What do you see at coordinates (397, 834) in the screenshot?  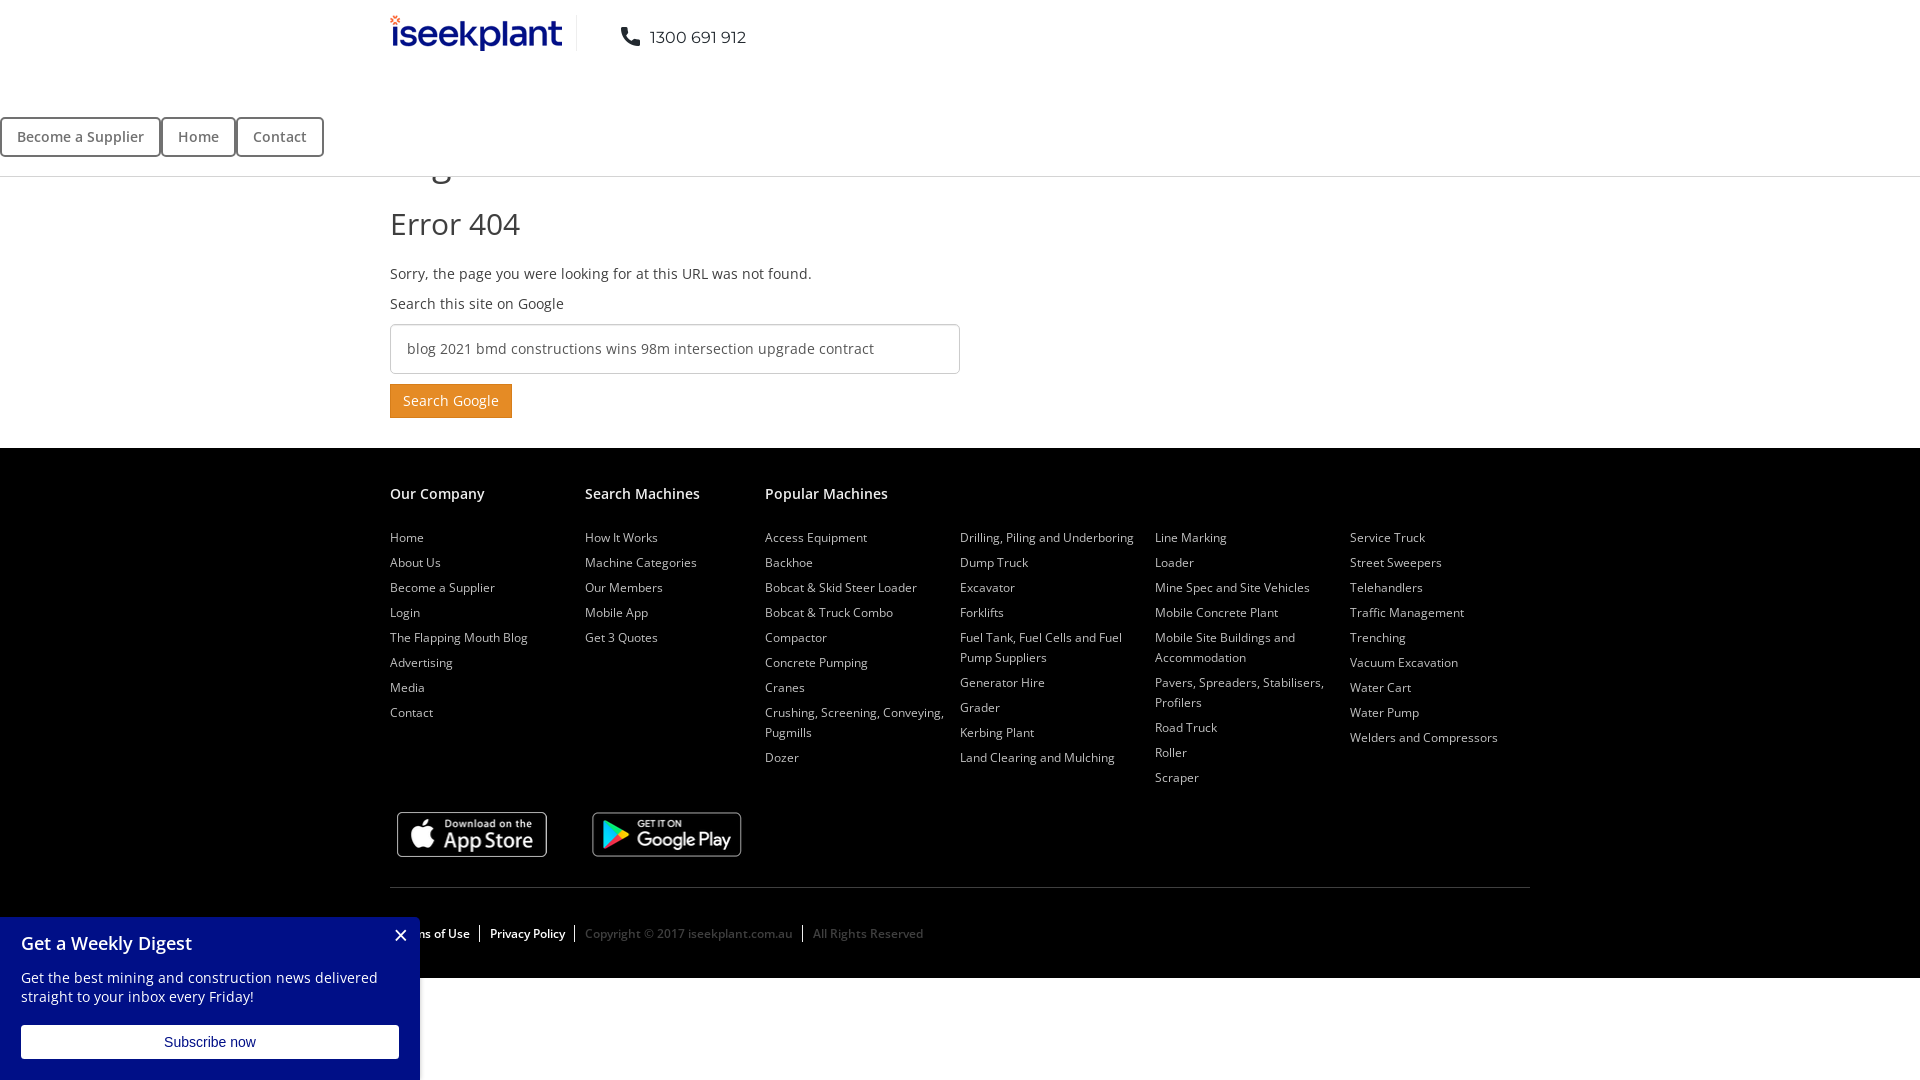 I see `'AppStore'` at bounding box center [397, 834].